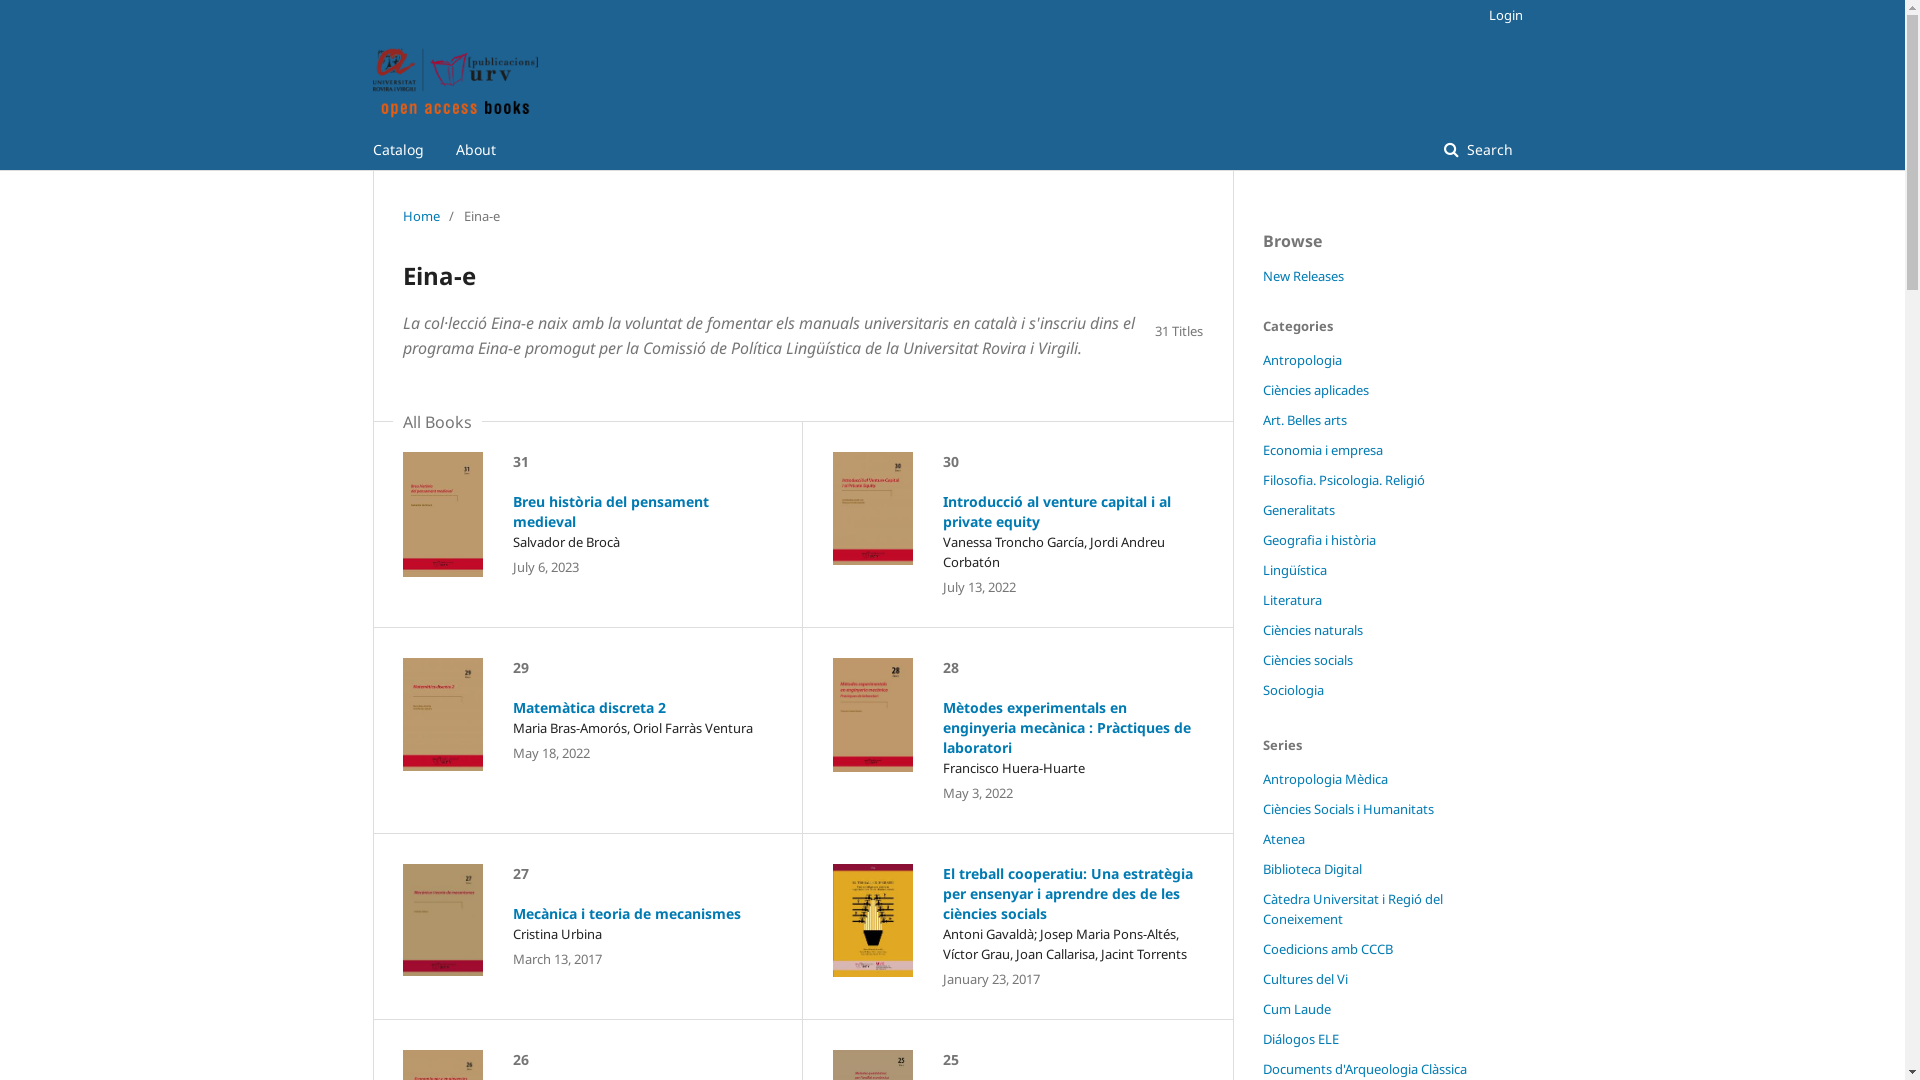  I want to click on 'Atenea', so click(1282, 839).